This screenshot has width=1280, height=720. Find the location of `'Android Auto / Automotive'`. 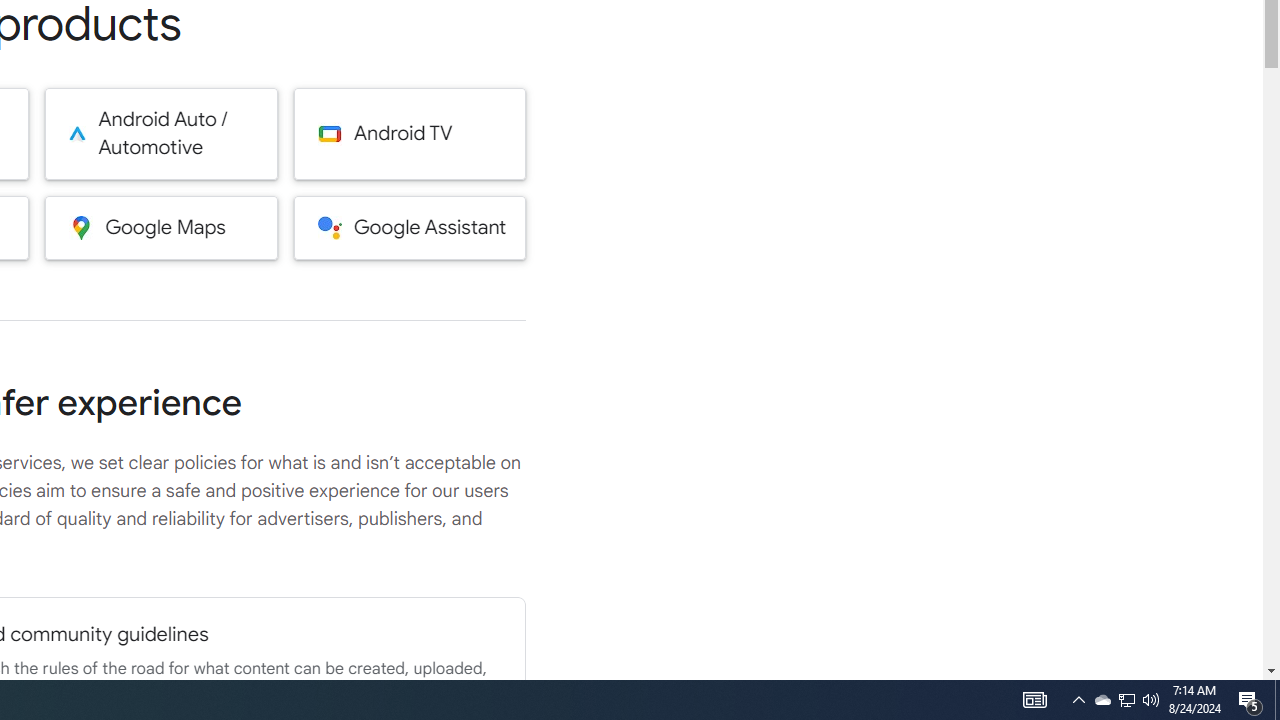

'Android Auto / Automotive' is located at coordinates (161, 133).